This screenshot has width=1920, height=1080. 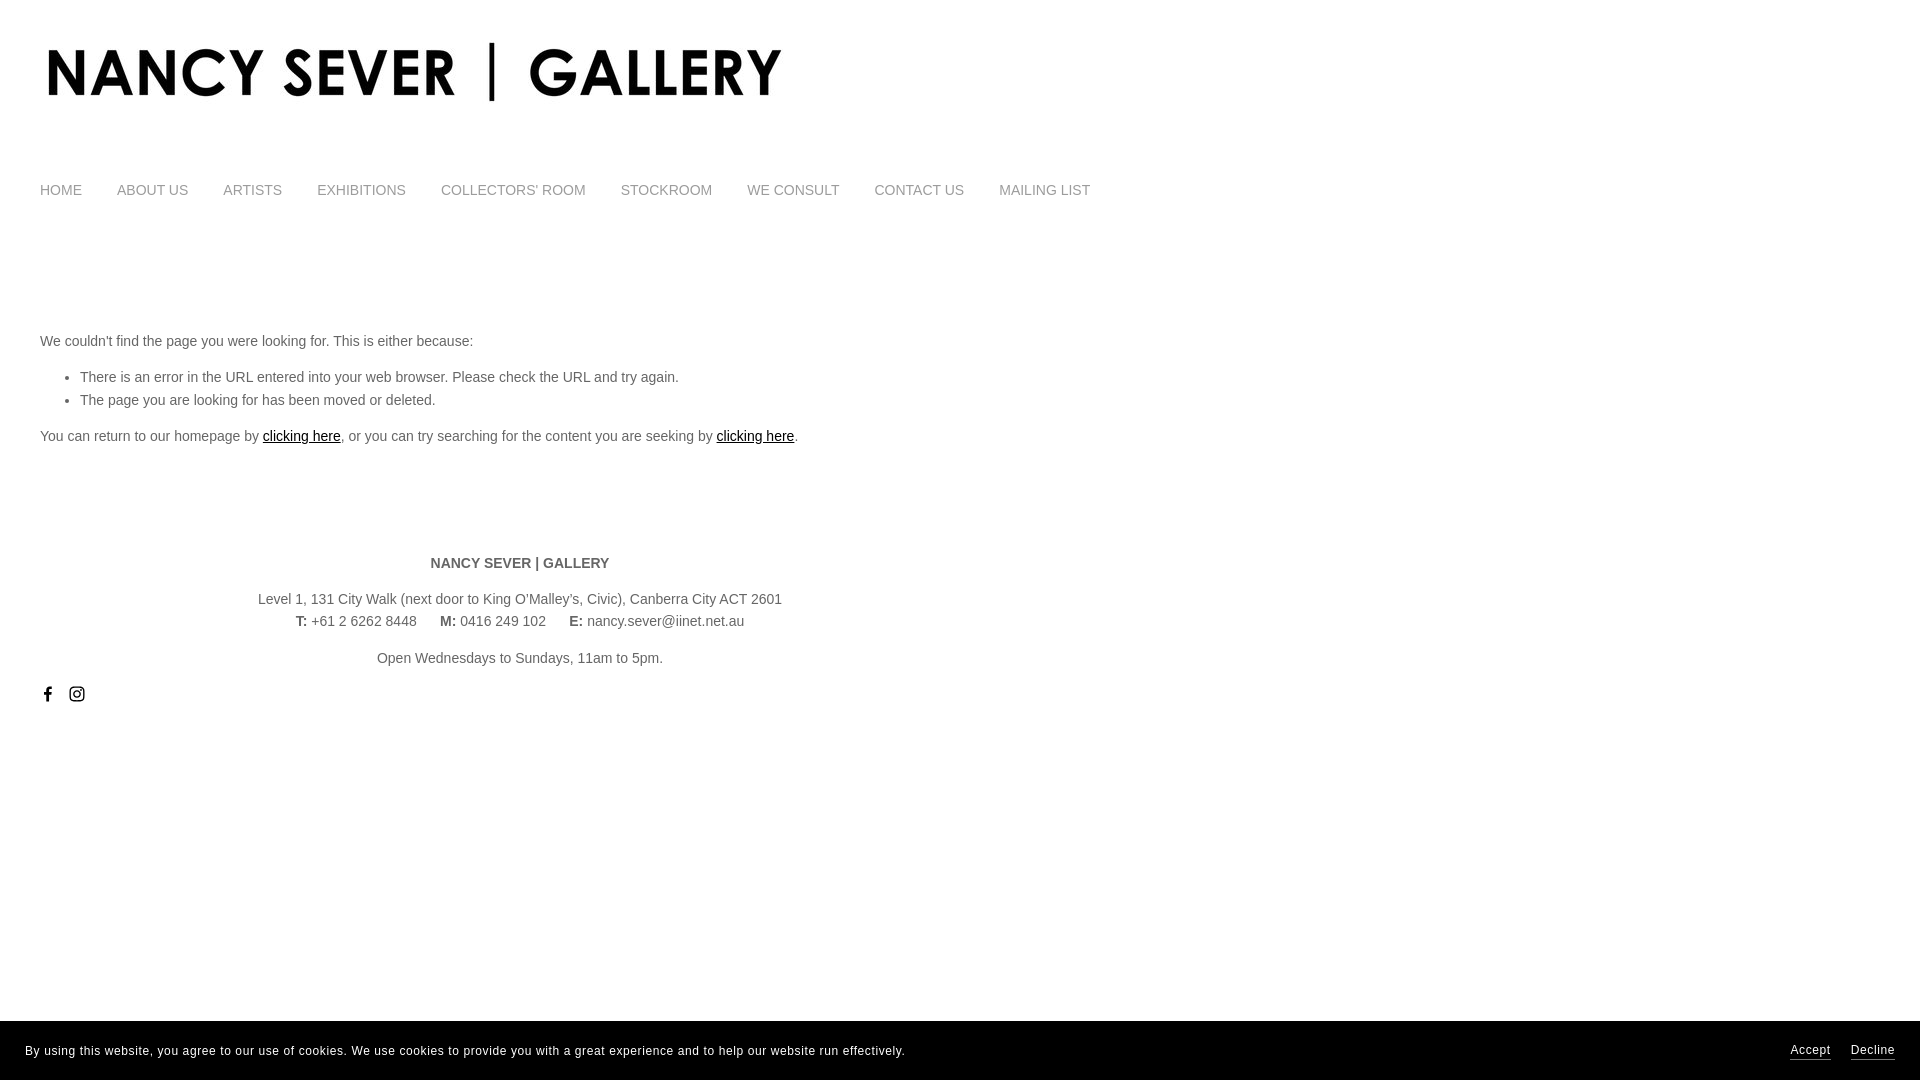 What do you see at coordinates (222, 189) in the screenshot?
I see `'ARTISTS'` at bounding box center [222, 189].